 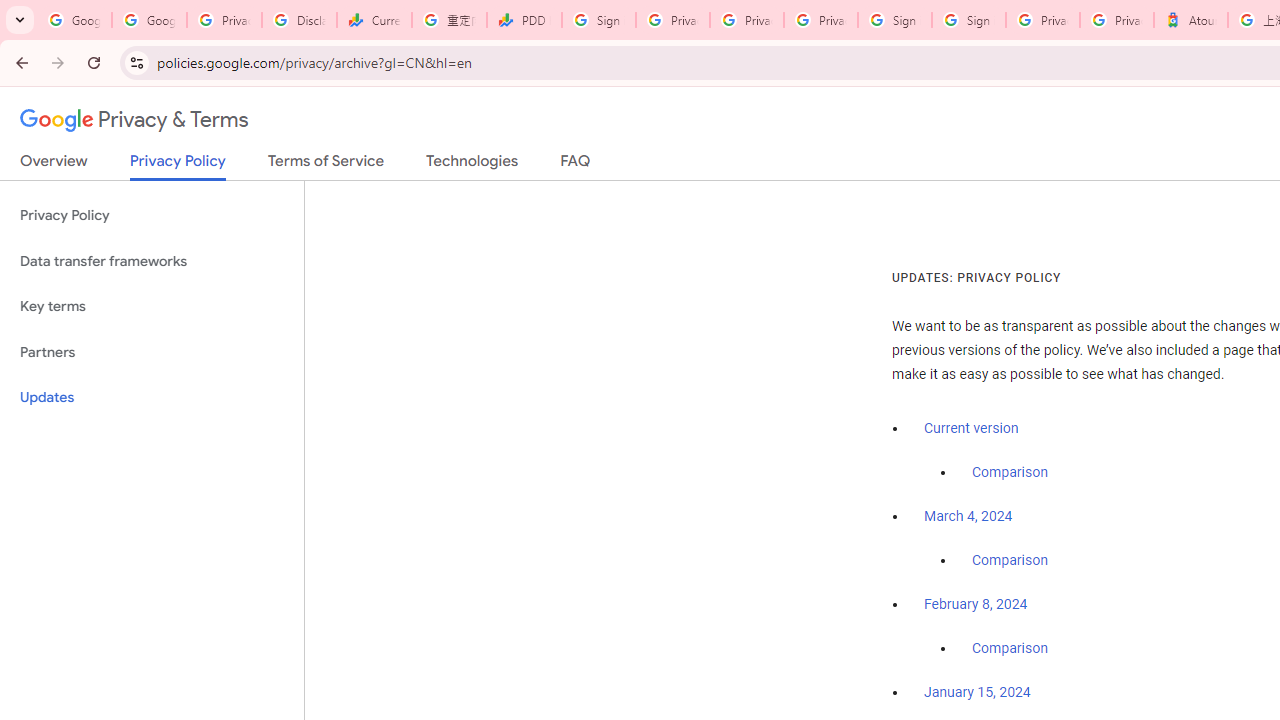 I want to click on 'March 4, 2024', so click(x=968, y=516).